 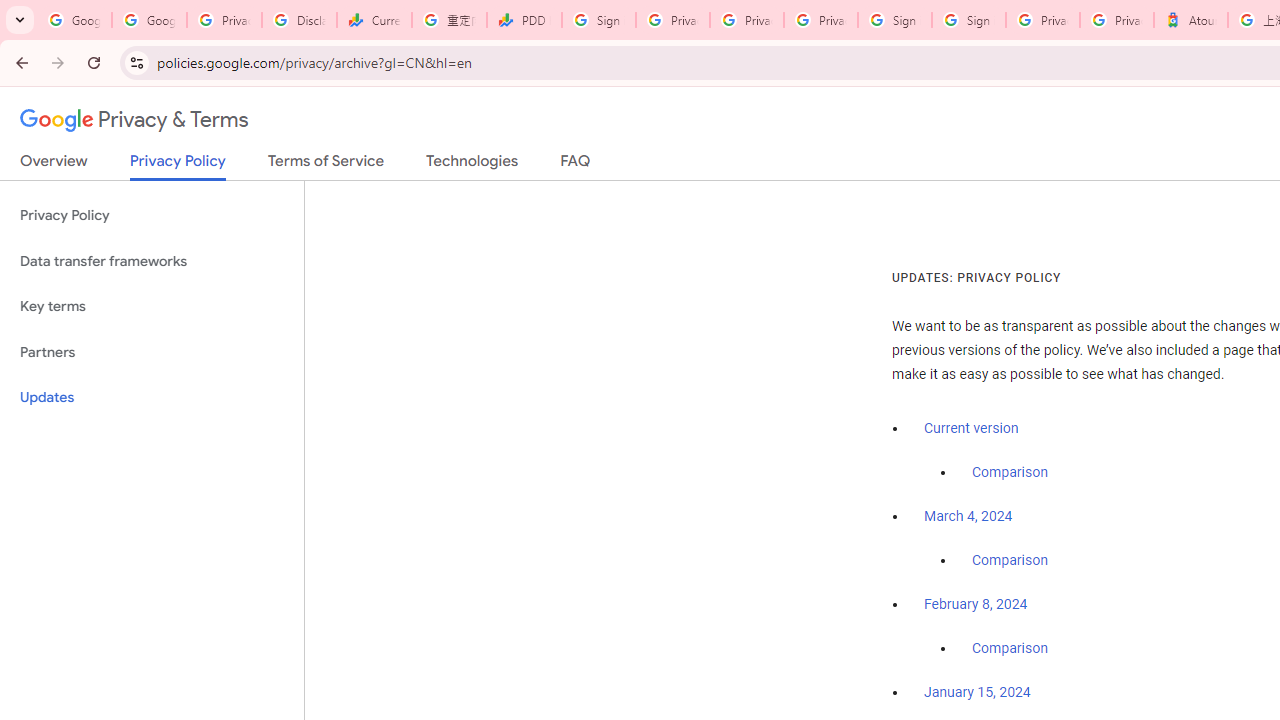 I want to click on 'March 4, 2024', so click(x=968, y=516).